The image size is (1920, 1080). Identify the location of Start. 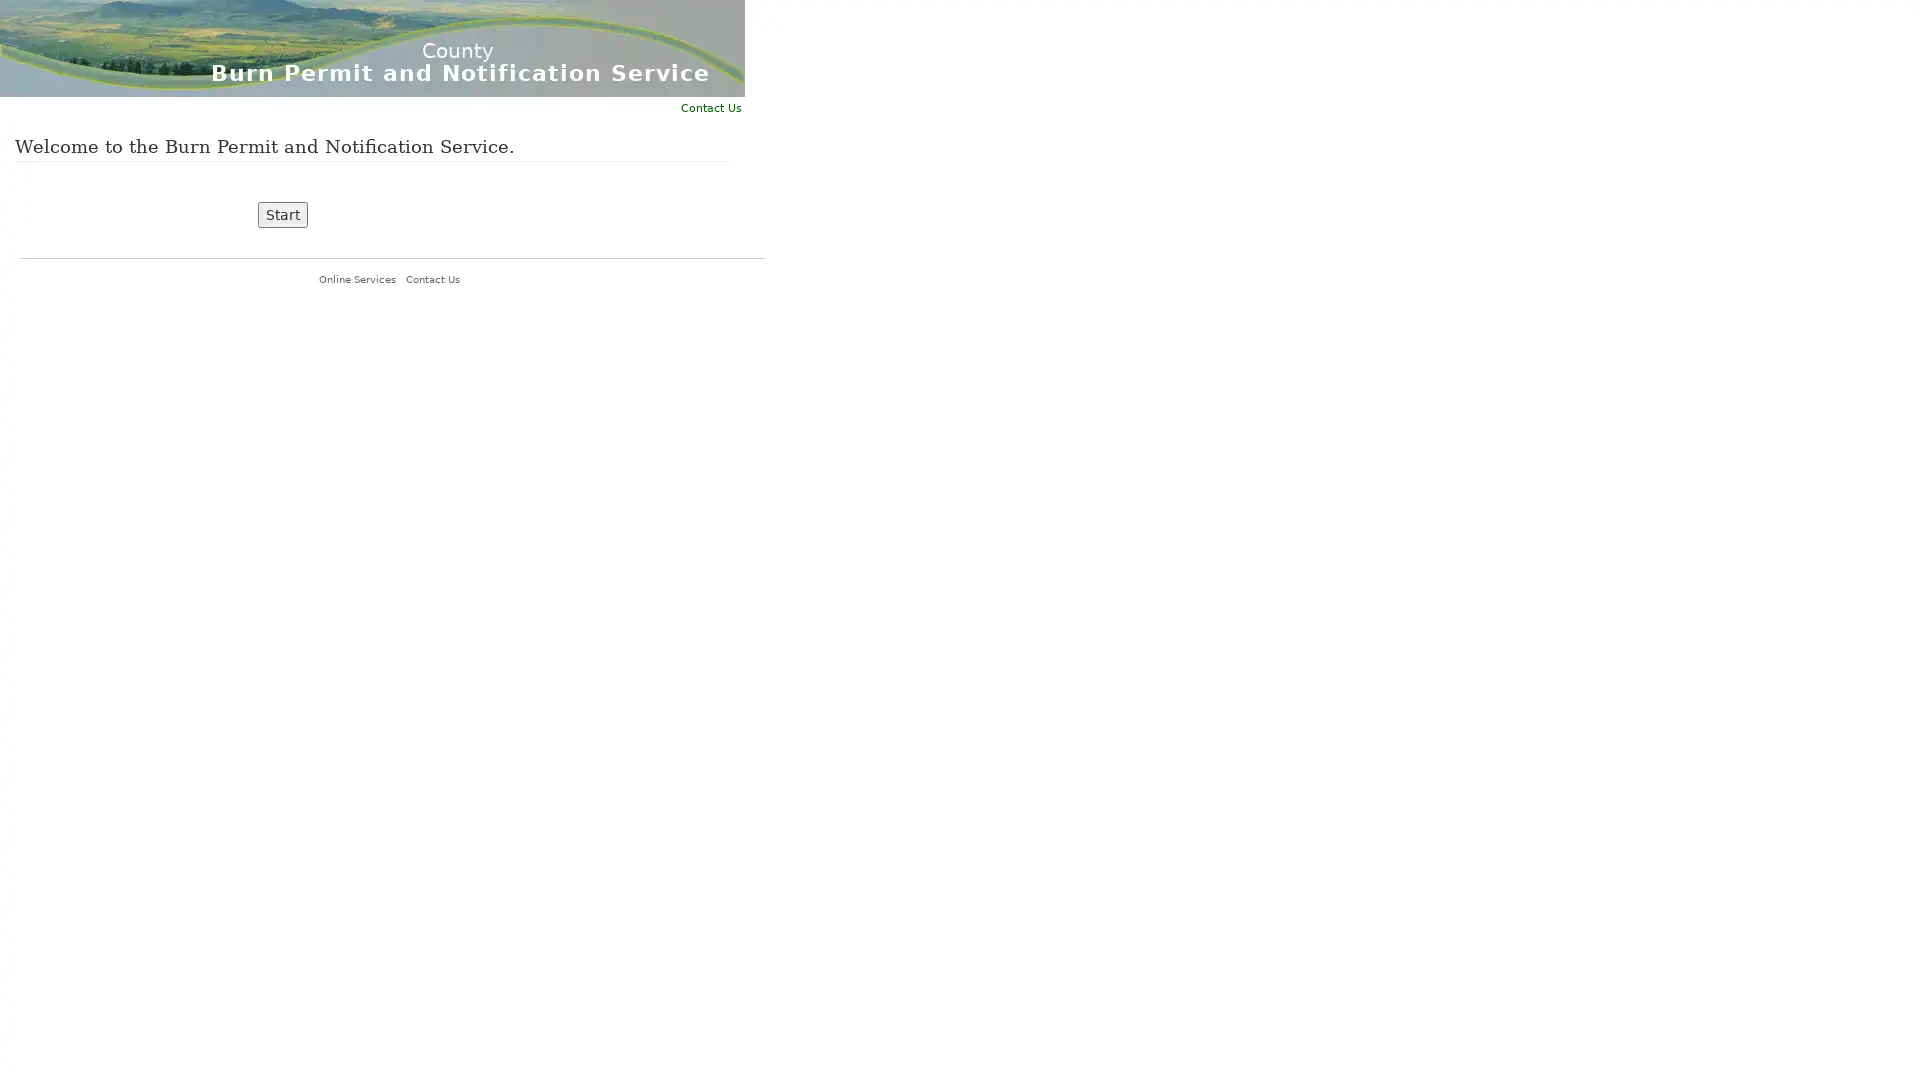
(282, 215).